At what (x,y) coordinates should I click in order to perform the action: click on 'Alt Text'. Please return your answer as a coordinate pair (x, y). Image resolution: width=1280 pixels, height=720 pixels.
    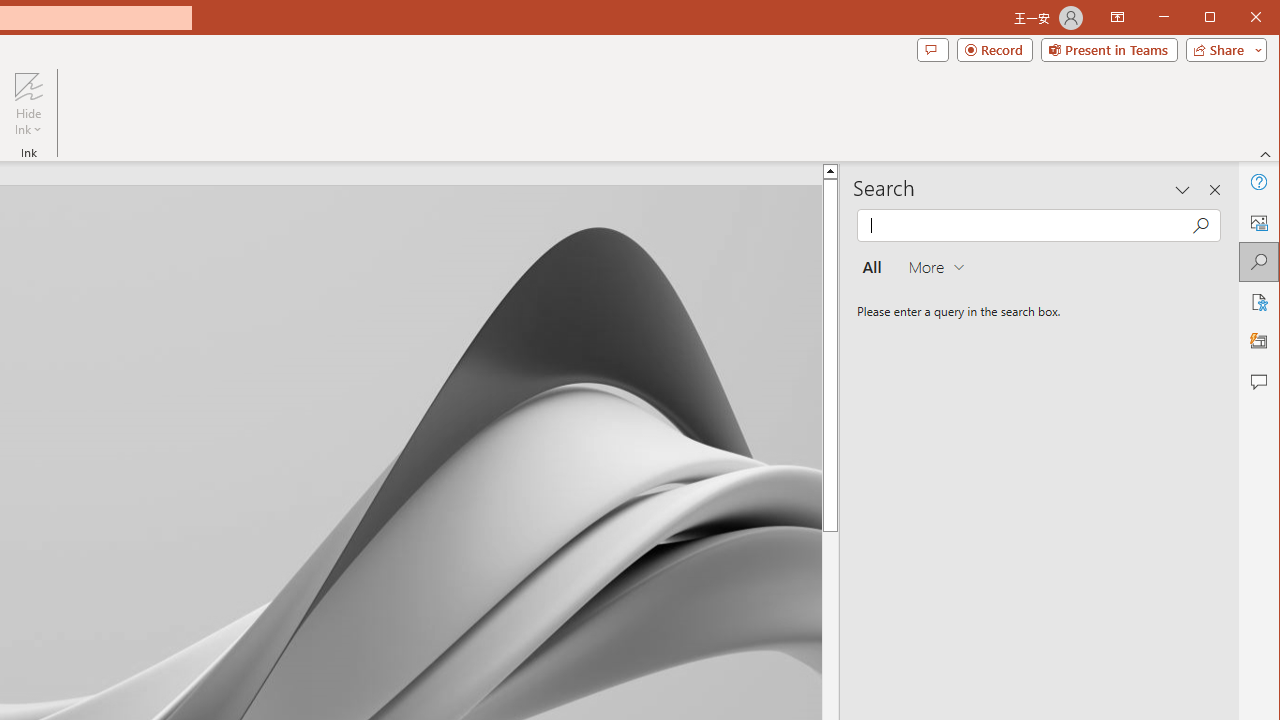
    Looking at the image, I should click on (1257, 222).